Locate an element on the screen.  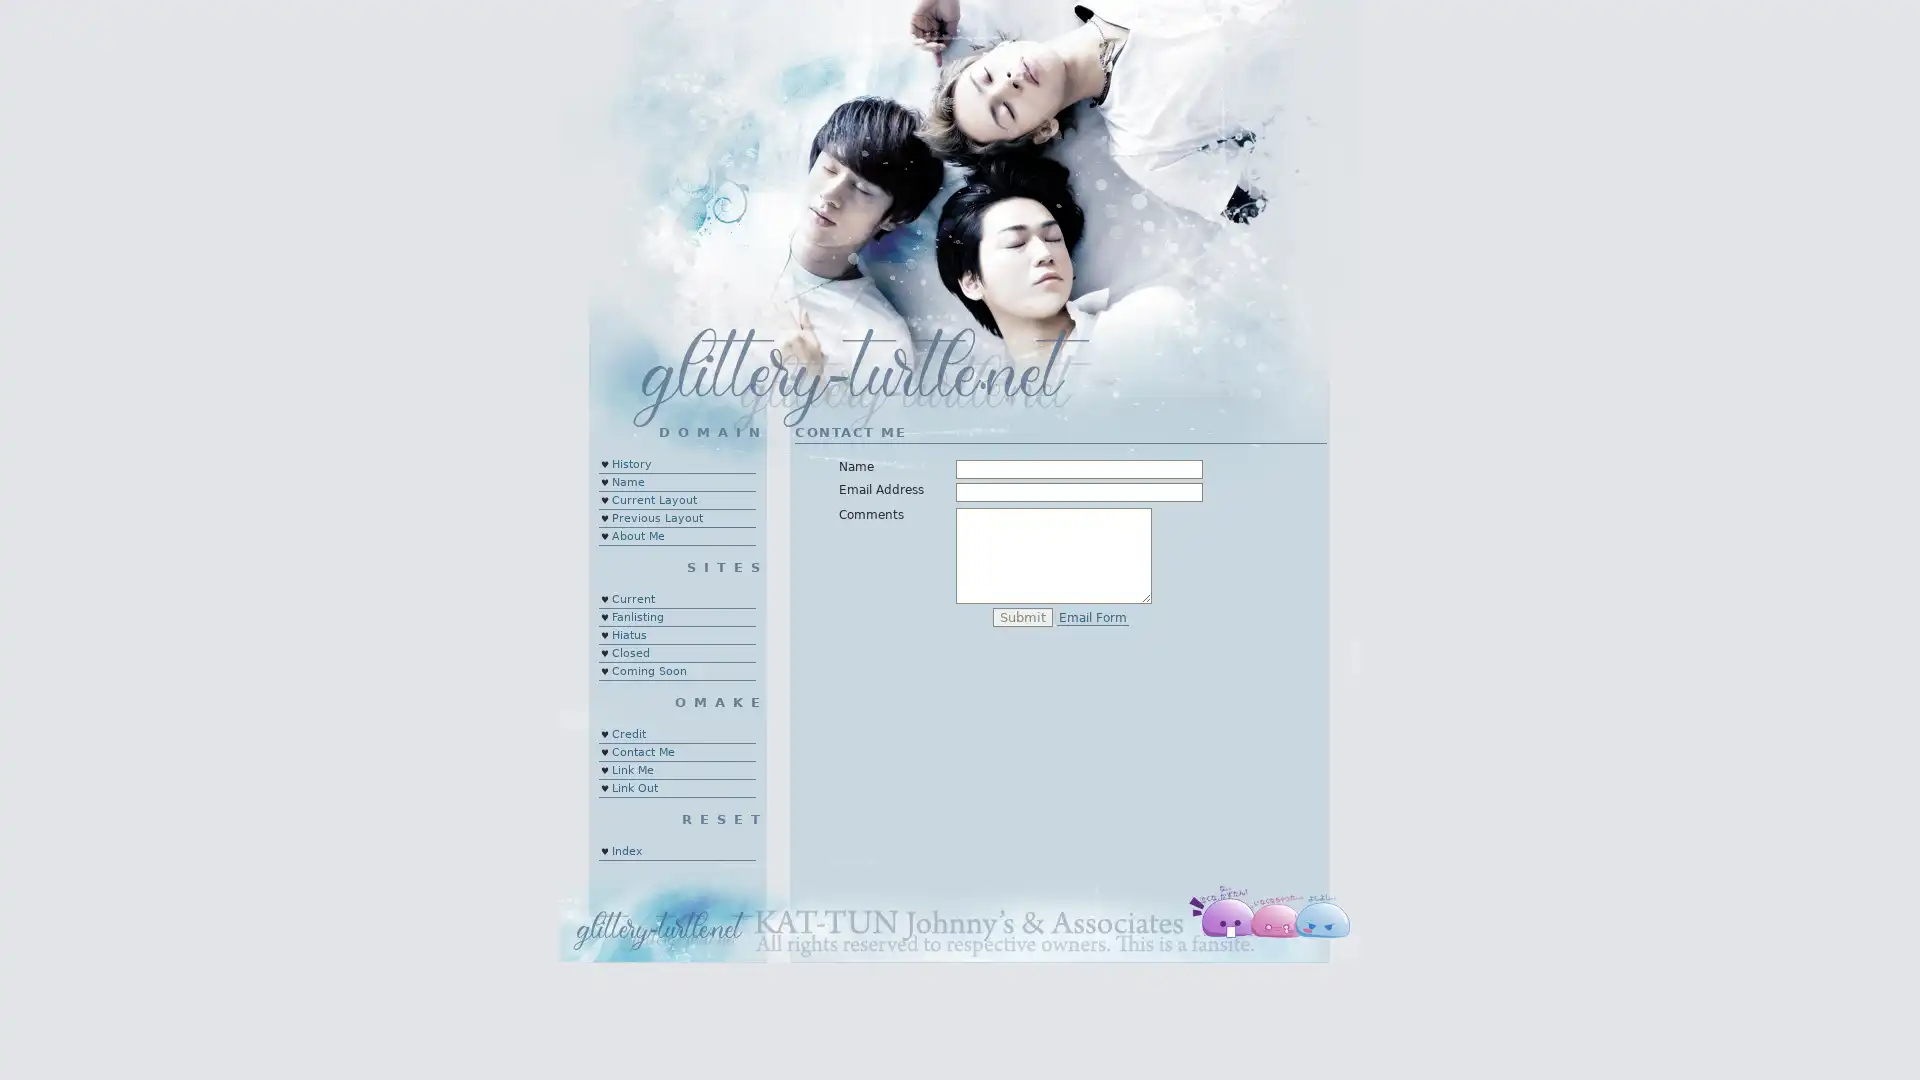
Submit is located at coordinates (1022, 616).